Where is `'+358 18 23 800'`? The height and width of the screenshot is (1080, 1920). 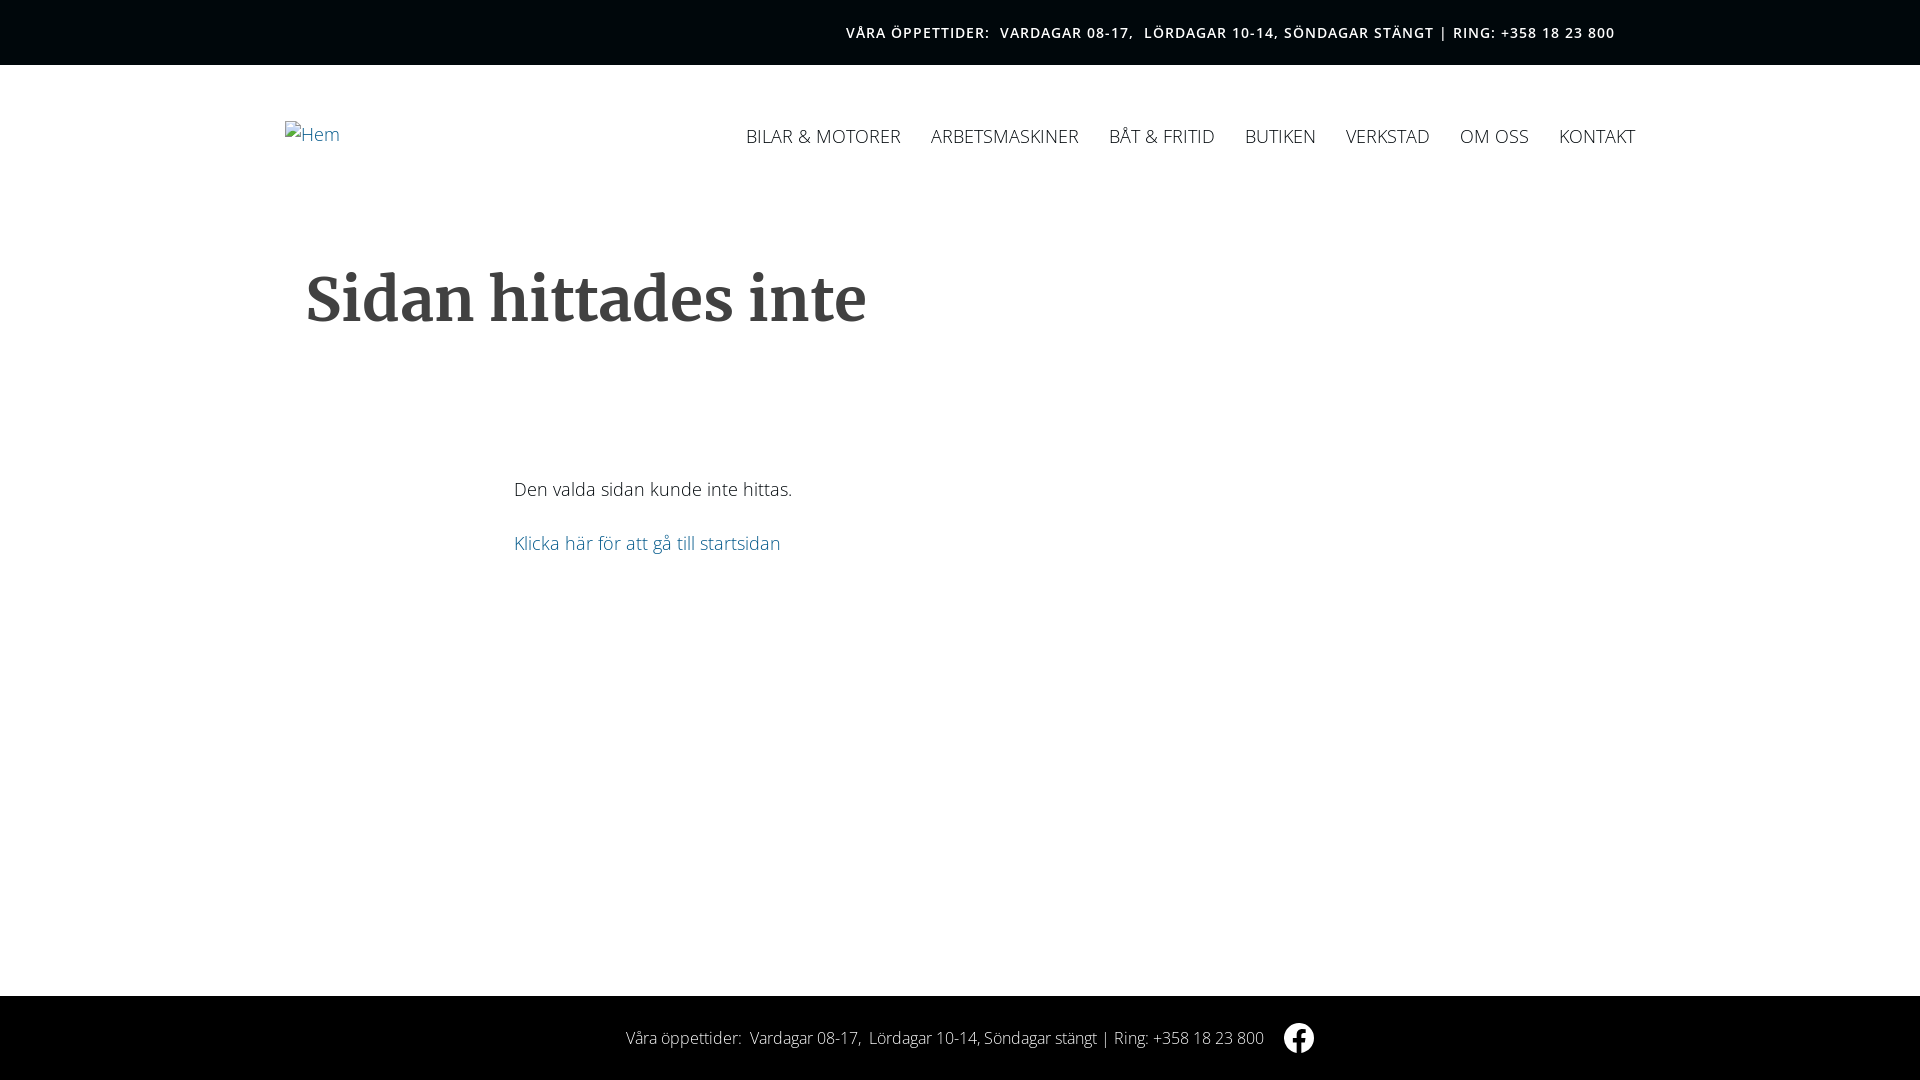
'+358 18 23 800' is located at coordinates (1557, 32).